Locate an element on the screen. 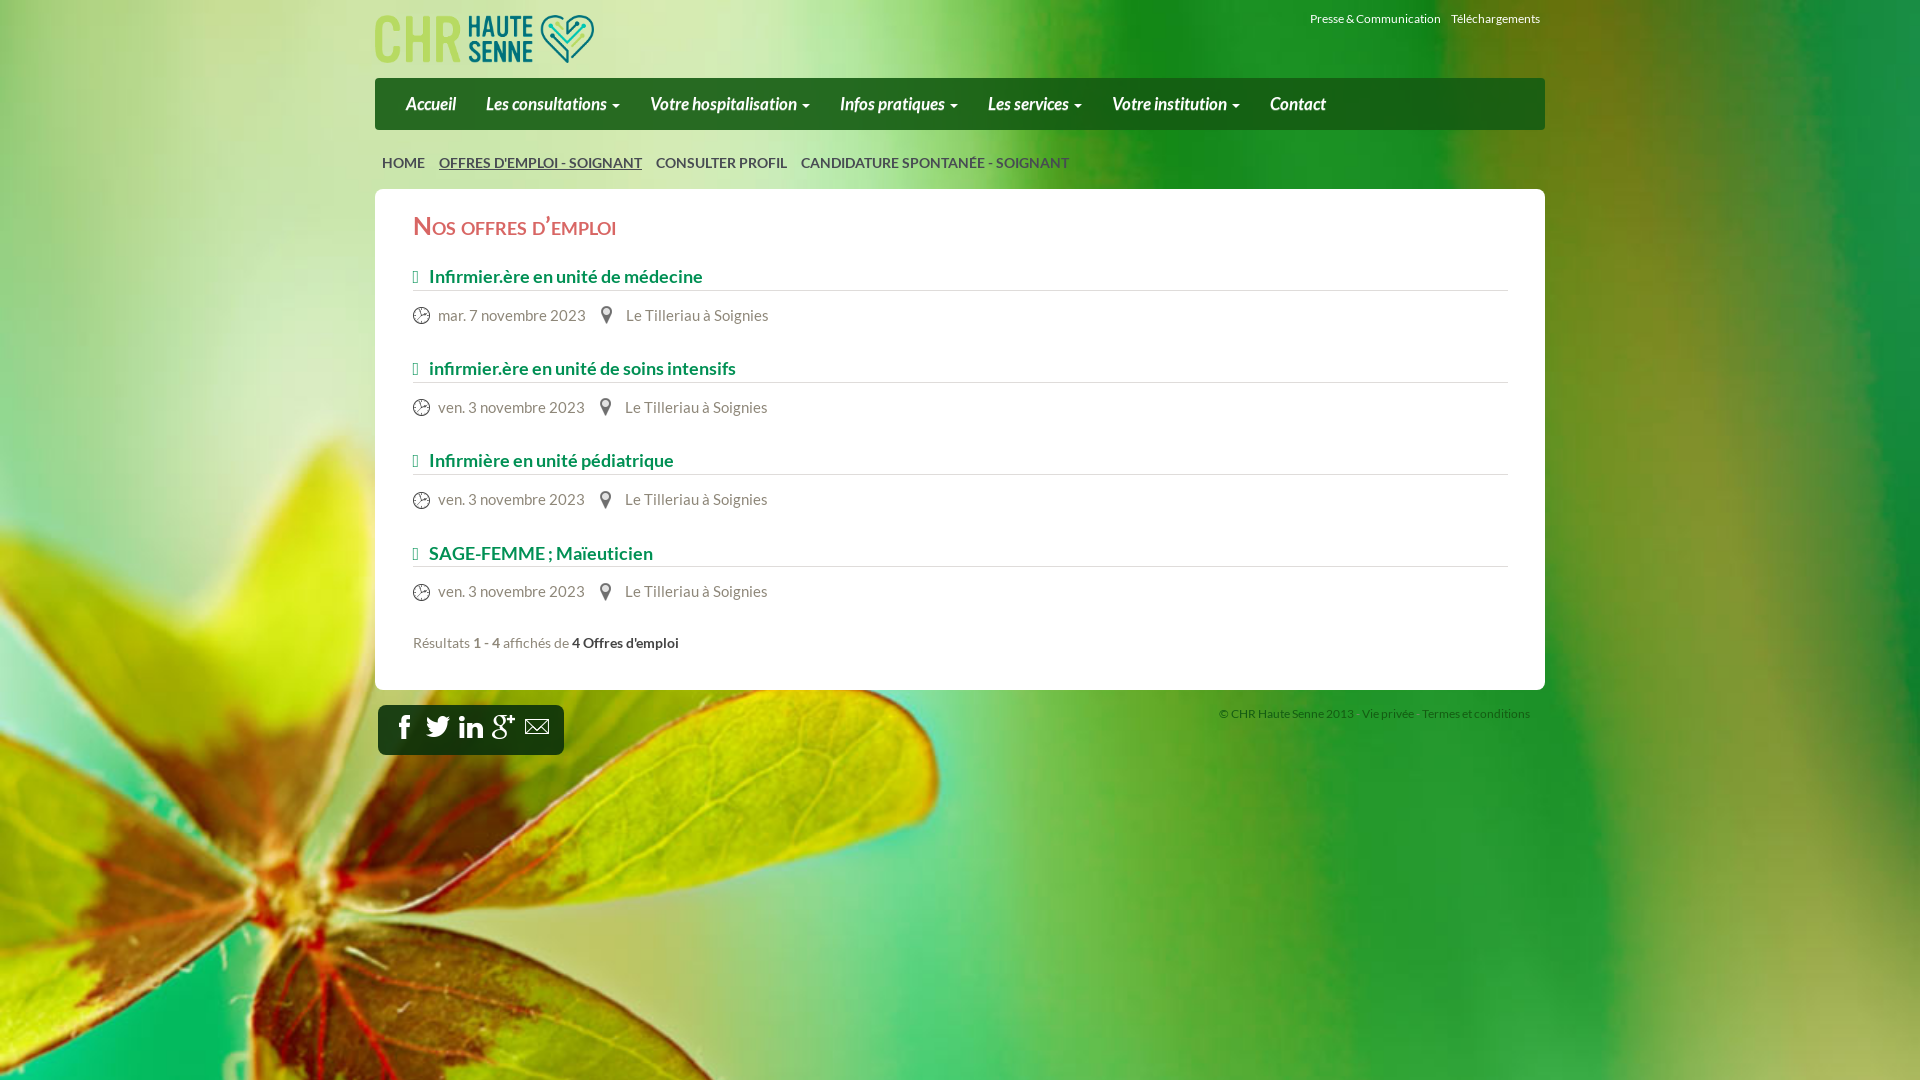  'Votre institution' is located at coordinates (1176, 104).